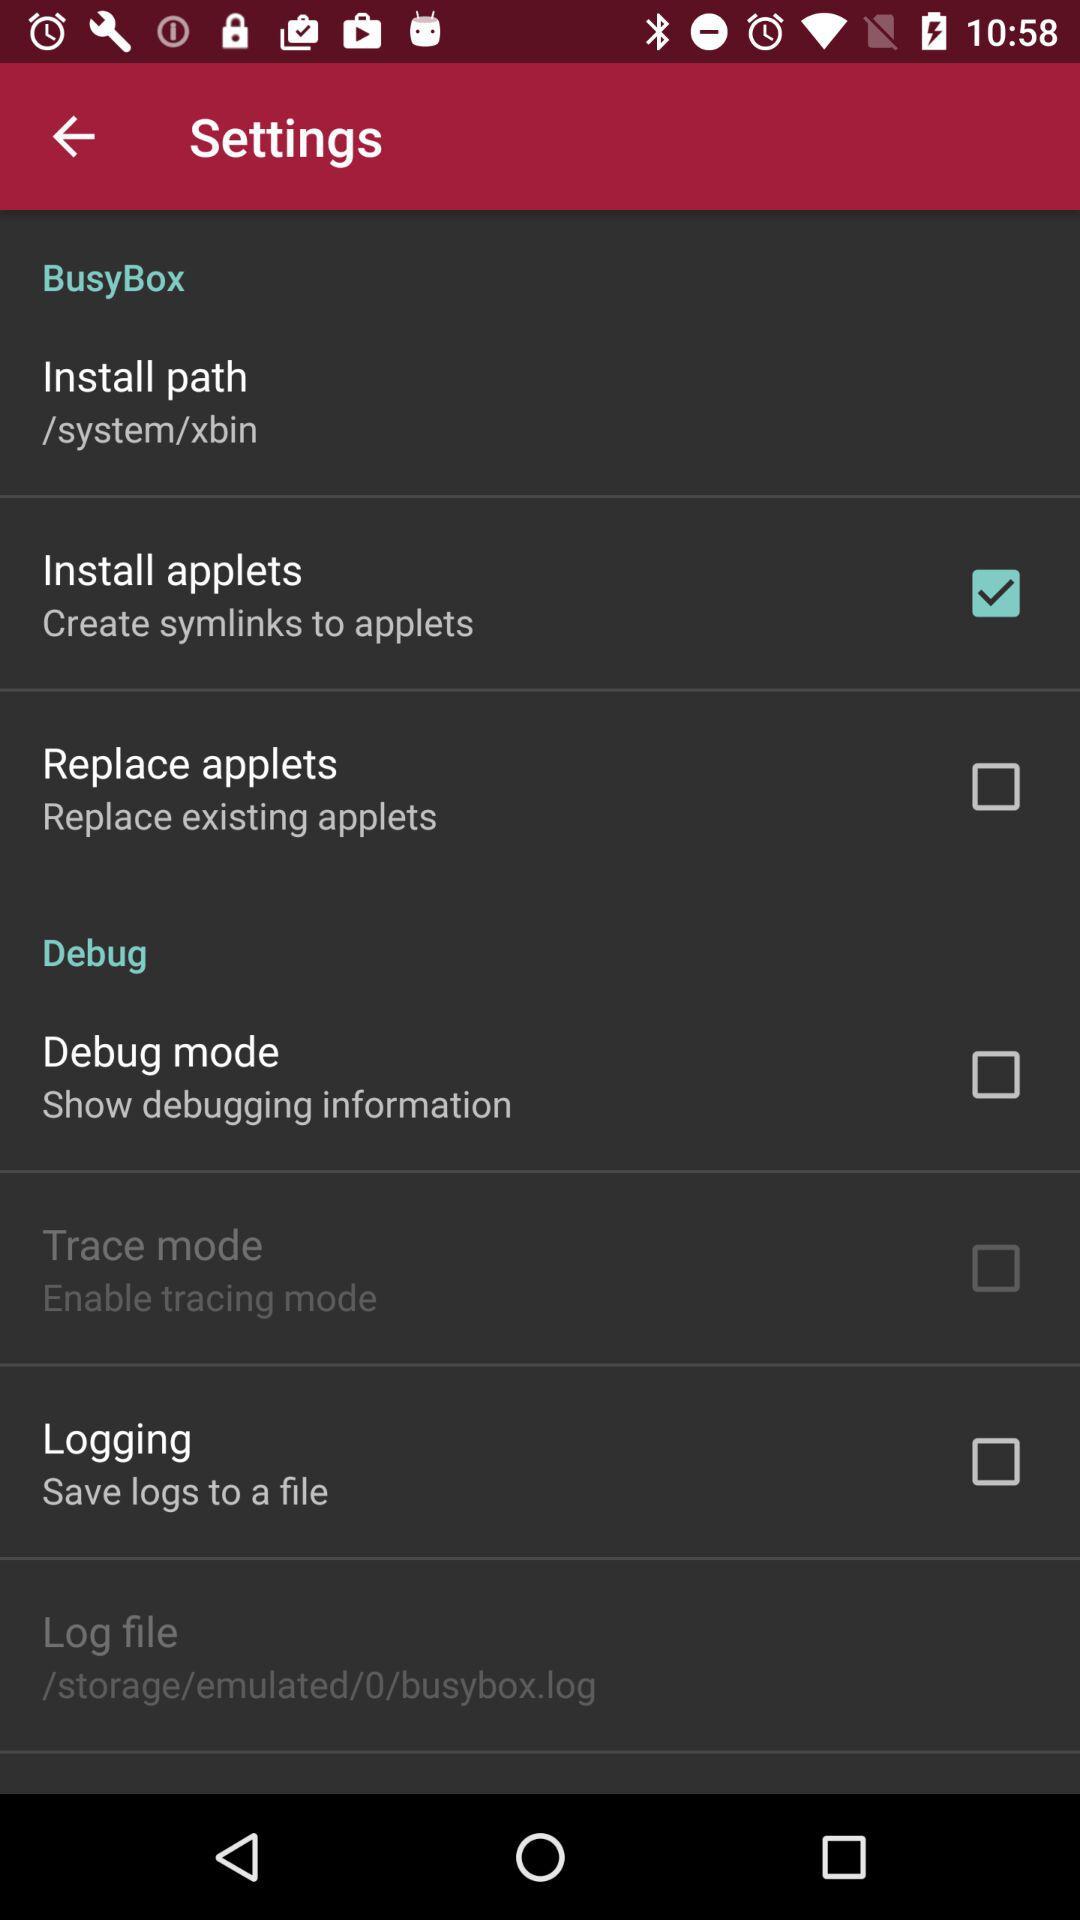 The width and height of the screenshot is (1080, 1920). I want to click on the show debugging information icon, so click(277, 1102).